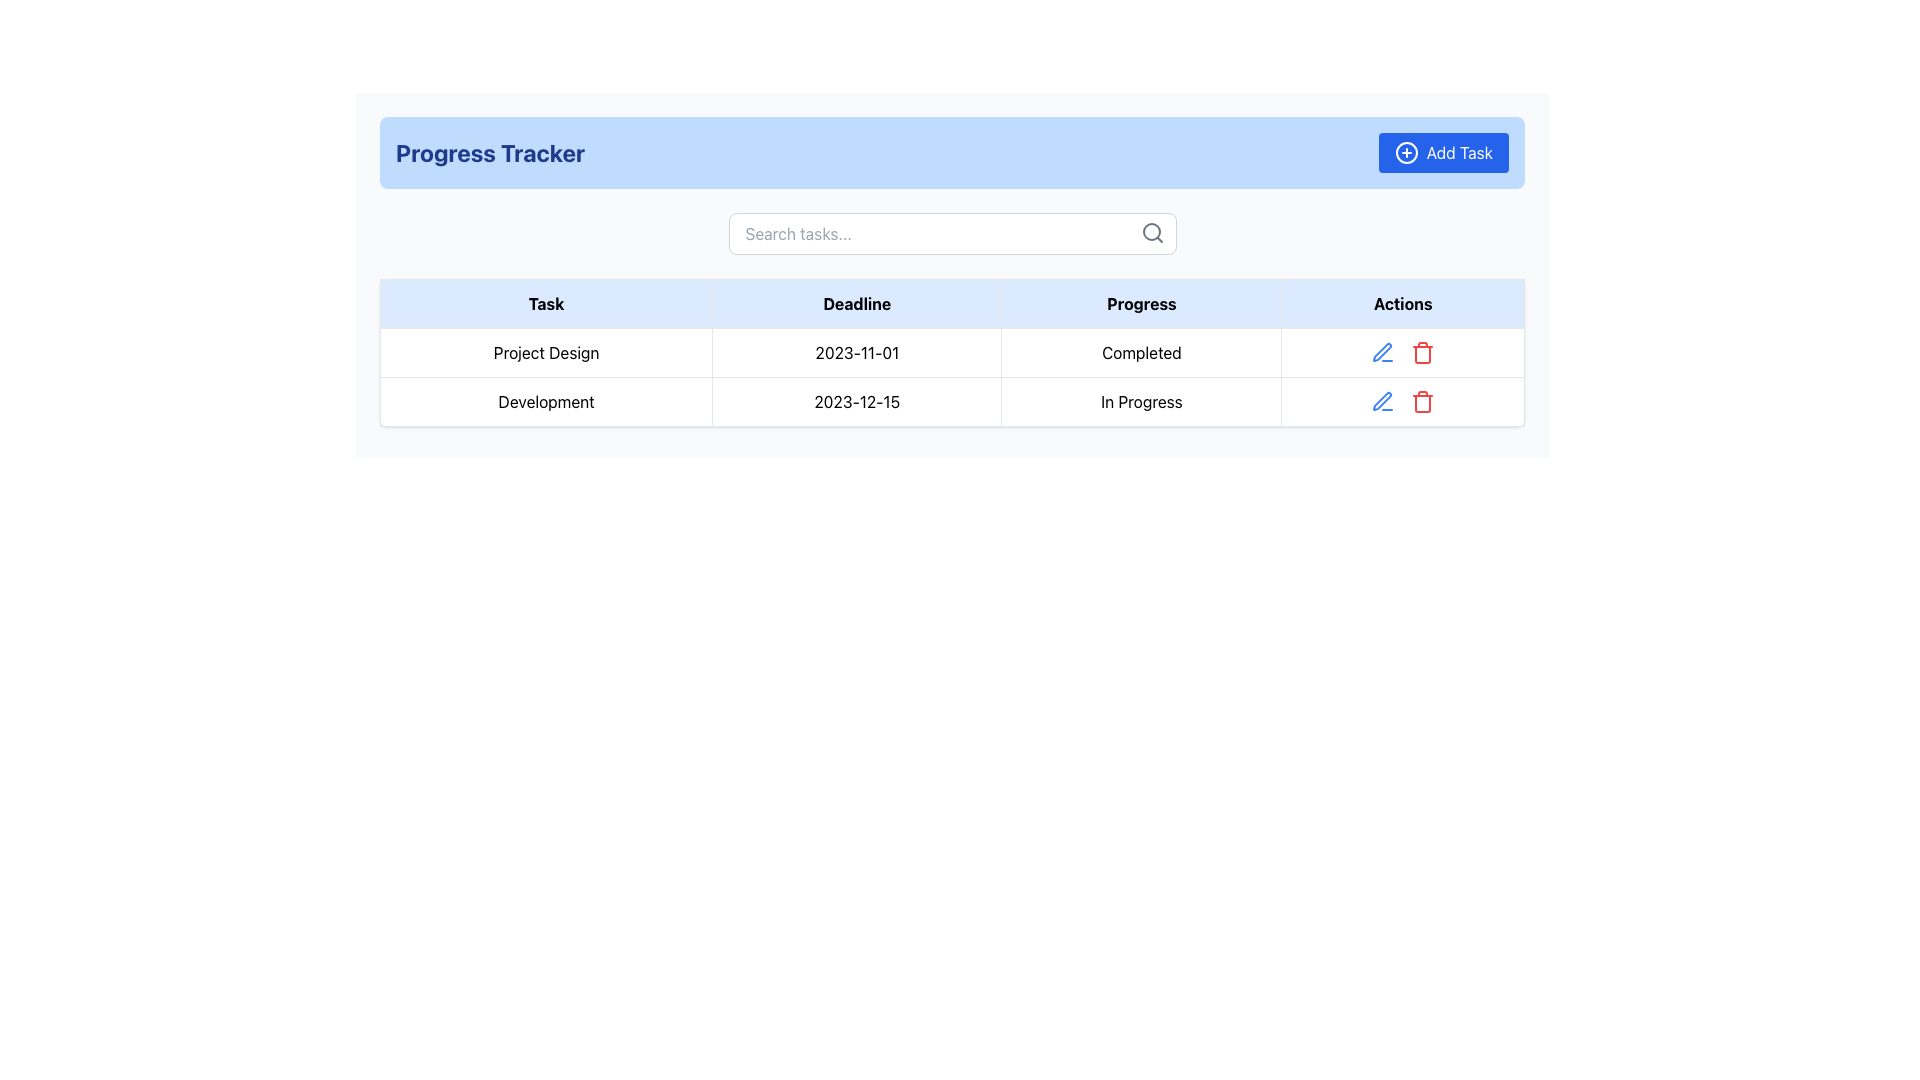 The width and height of the screenshot is (1920, 1080). Describe the element at coordinates (546, 352) in the screenshot. I see `the table cell containing the text 'Project Design' in the first column of the first data row under the 'Task' header` at that location.